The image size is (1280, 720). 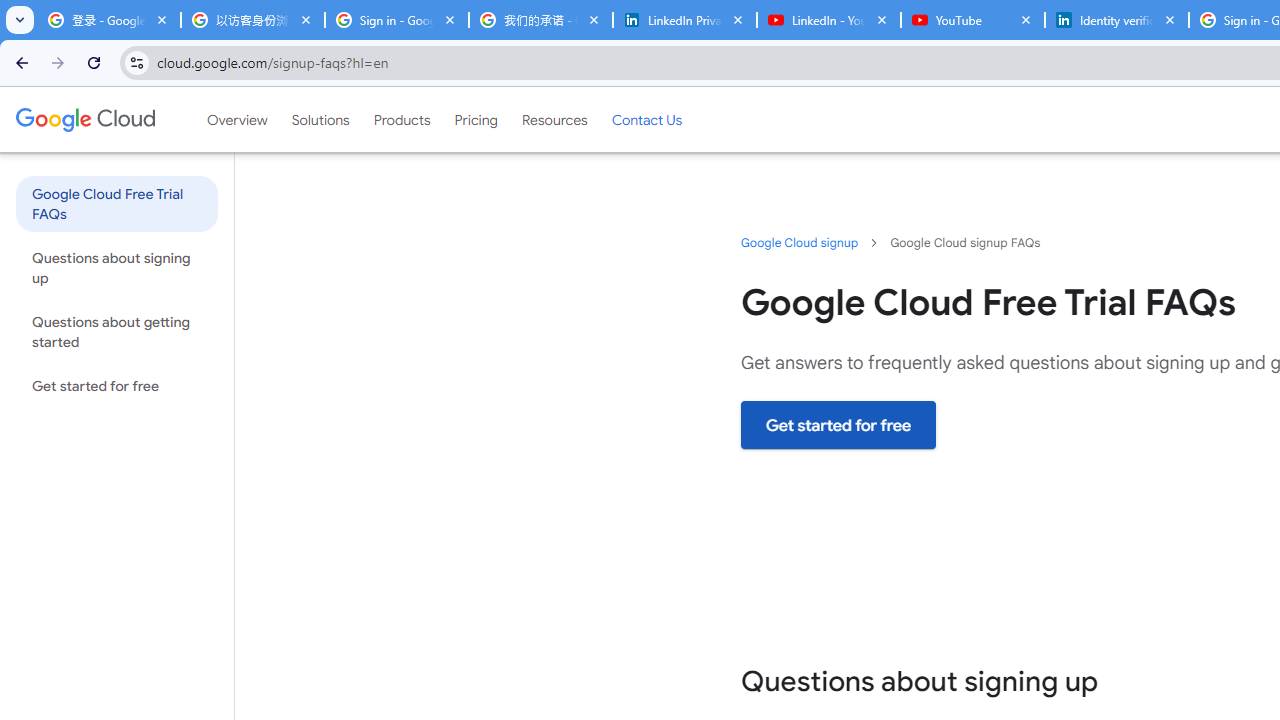 What do you see at coordinates (320, 119) in the screenshot?
I see `'Solutions'` at bounding box center [320, 119].